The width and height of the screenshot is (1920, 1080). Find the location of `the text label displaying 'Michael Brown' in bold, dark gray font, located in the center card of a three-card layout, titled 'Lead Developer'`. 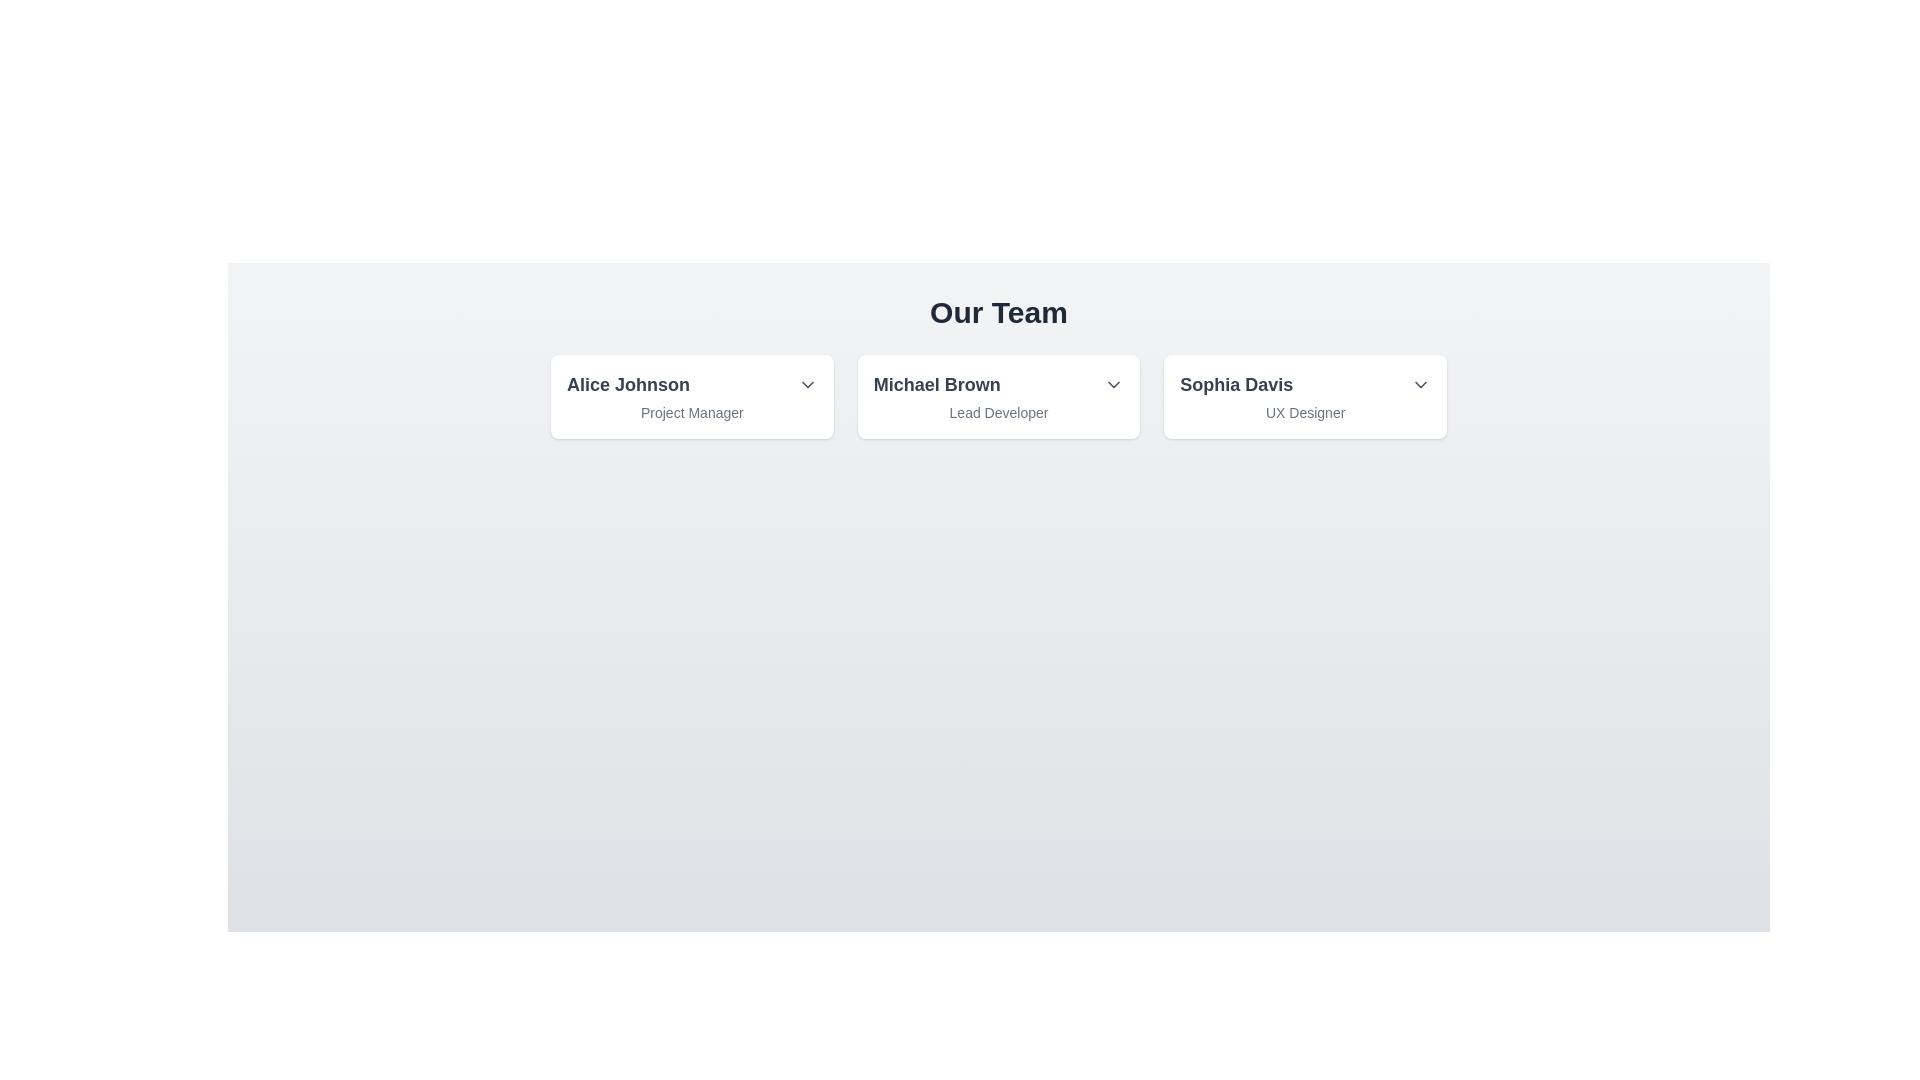

the text label displaying 'Michael Brown' in bold, dark gray font, located in the center card of a three-card layout, titled 'Lead Developer' is located at coordinates (998, 385).